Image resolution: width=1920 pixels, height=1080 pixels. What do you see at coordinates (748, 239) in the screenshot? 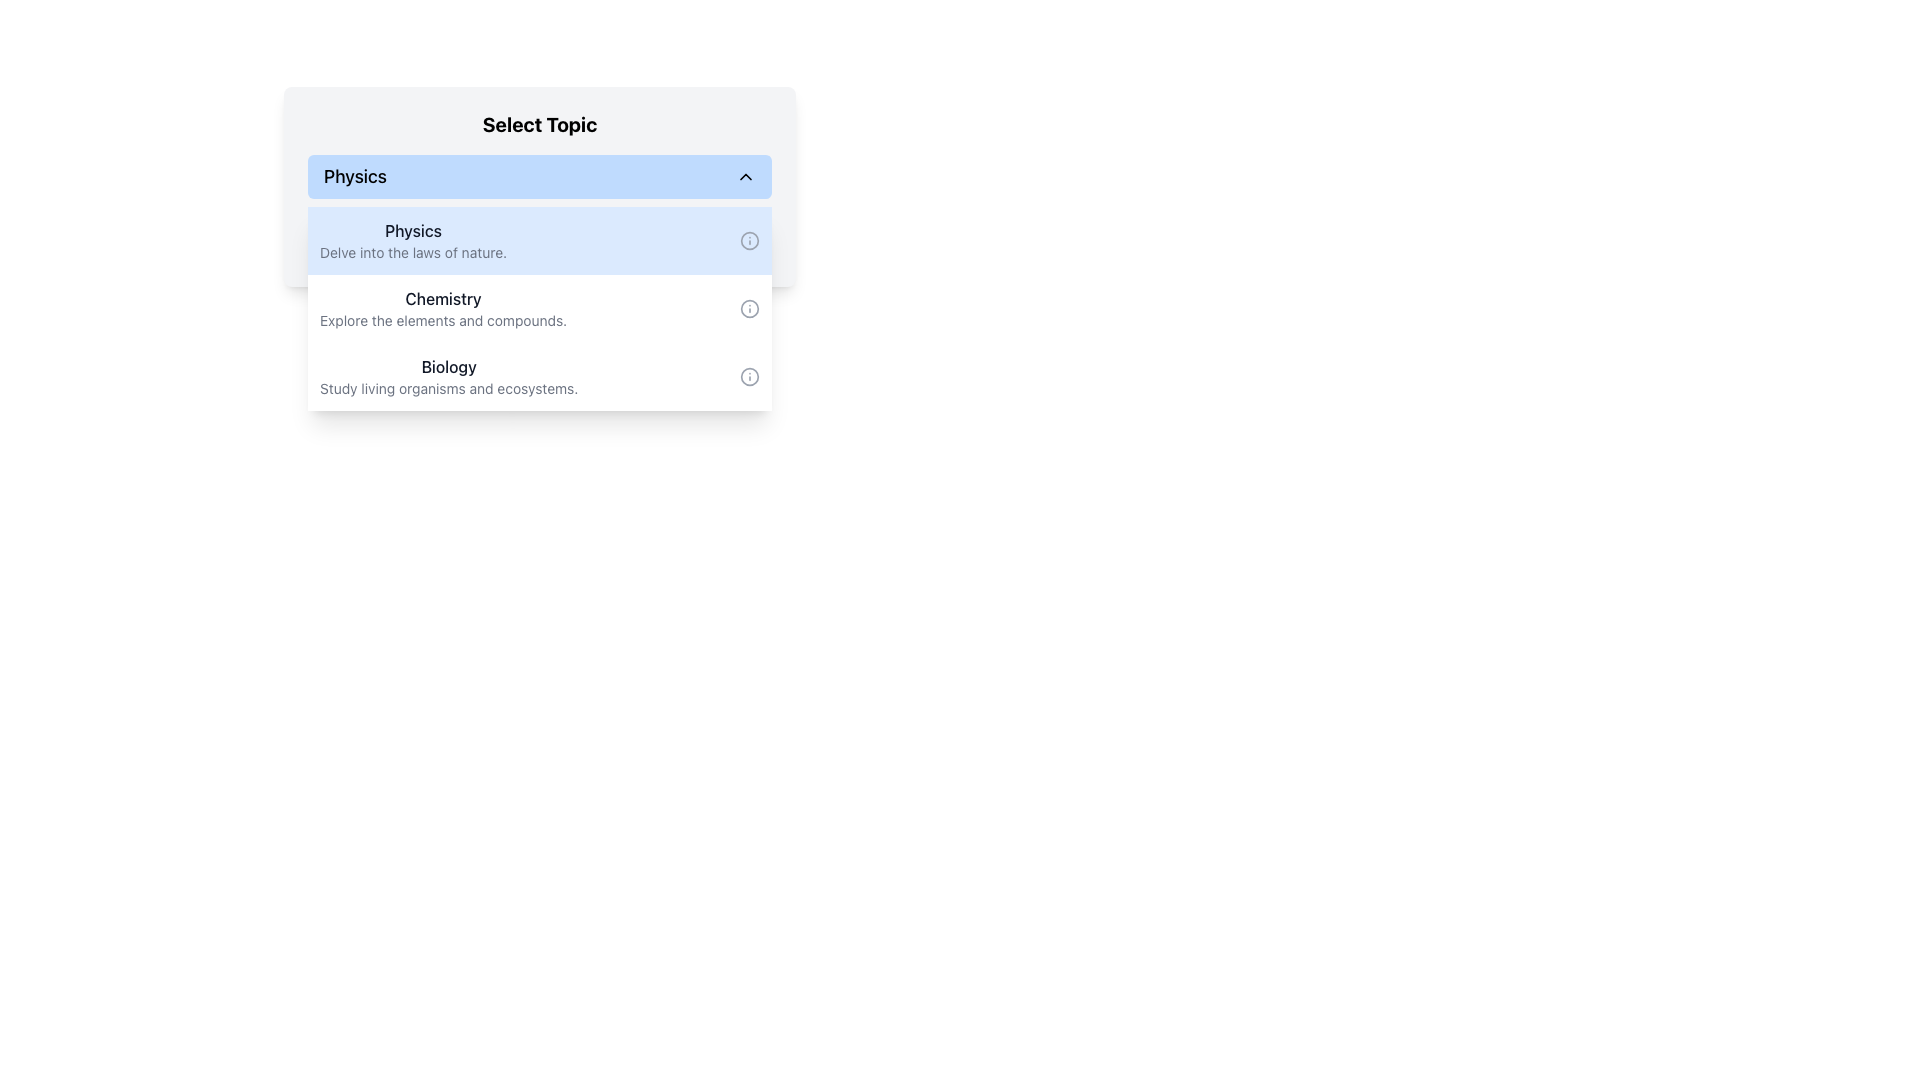
I see `the informational icon related to 'Physics' located at the extreme right side of the row labeled 'Physics'` at bounding box center [748, 239].